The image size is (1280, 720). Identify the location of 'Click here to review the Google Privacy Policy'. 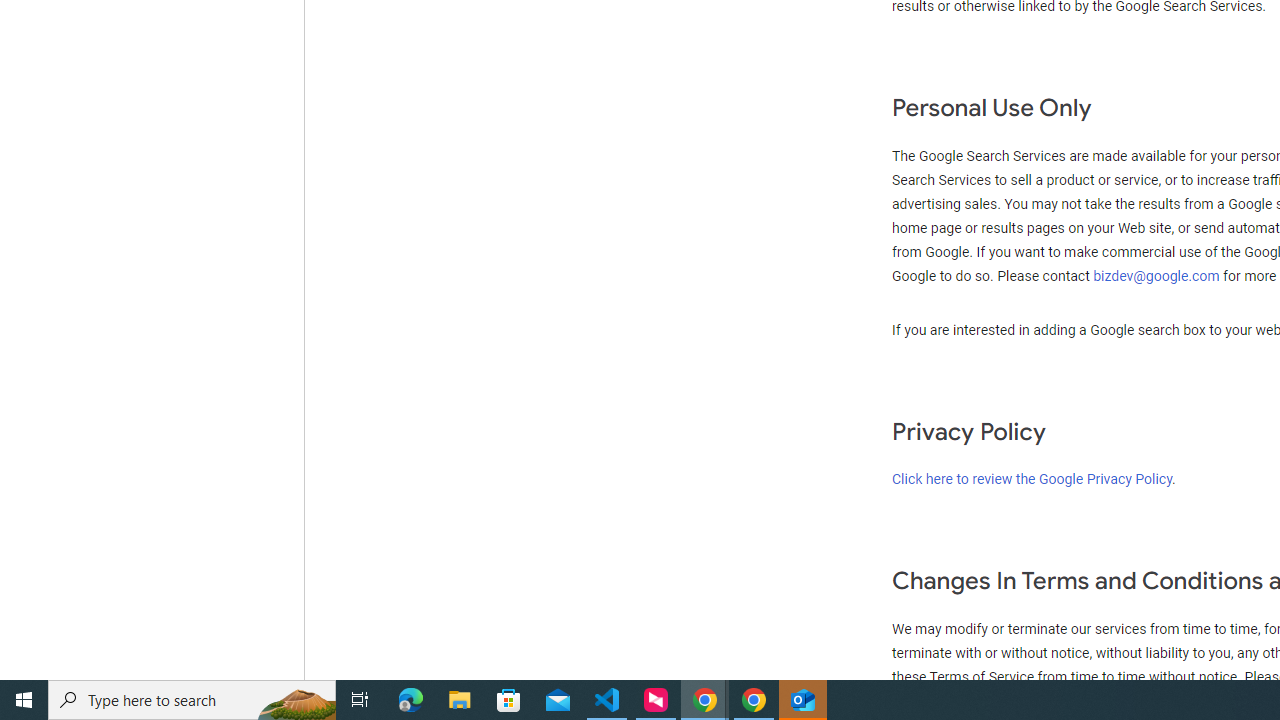
(1032, 479).